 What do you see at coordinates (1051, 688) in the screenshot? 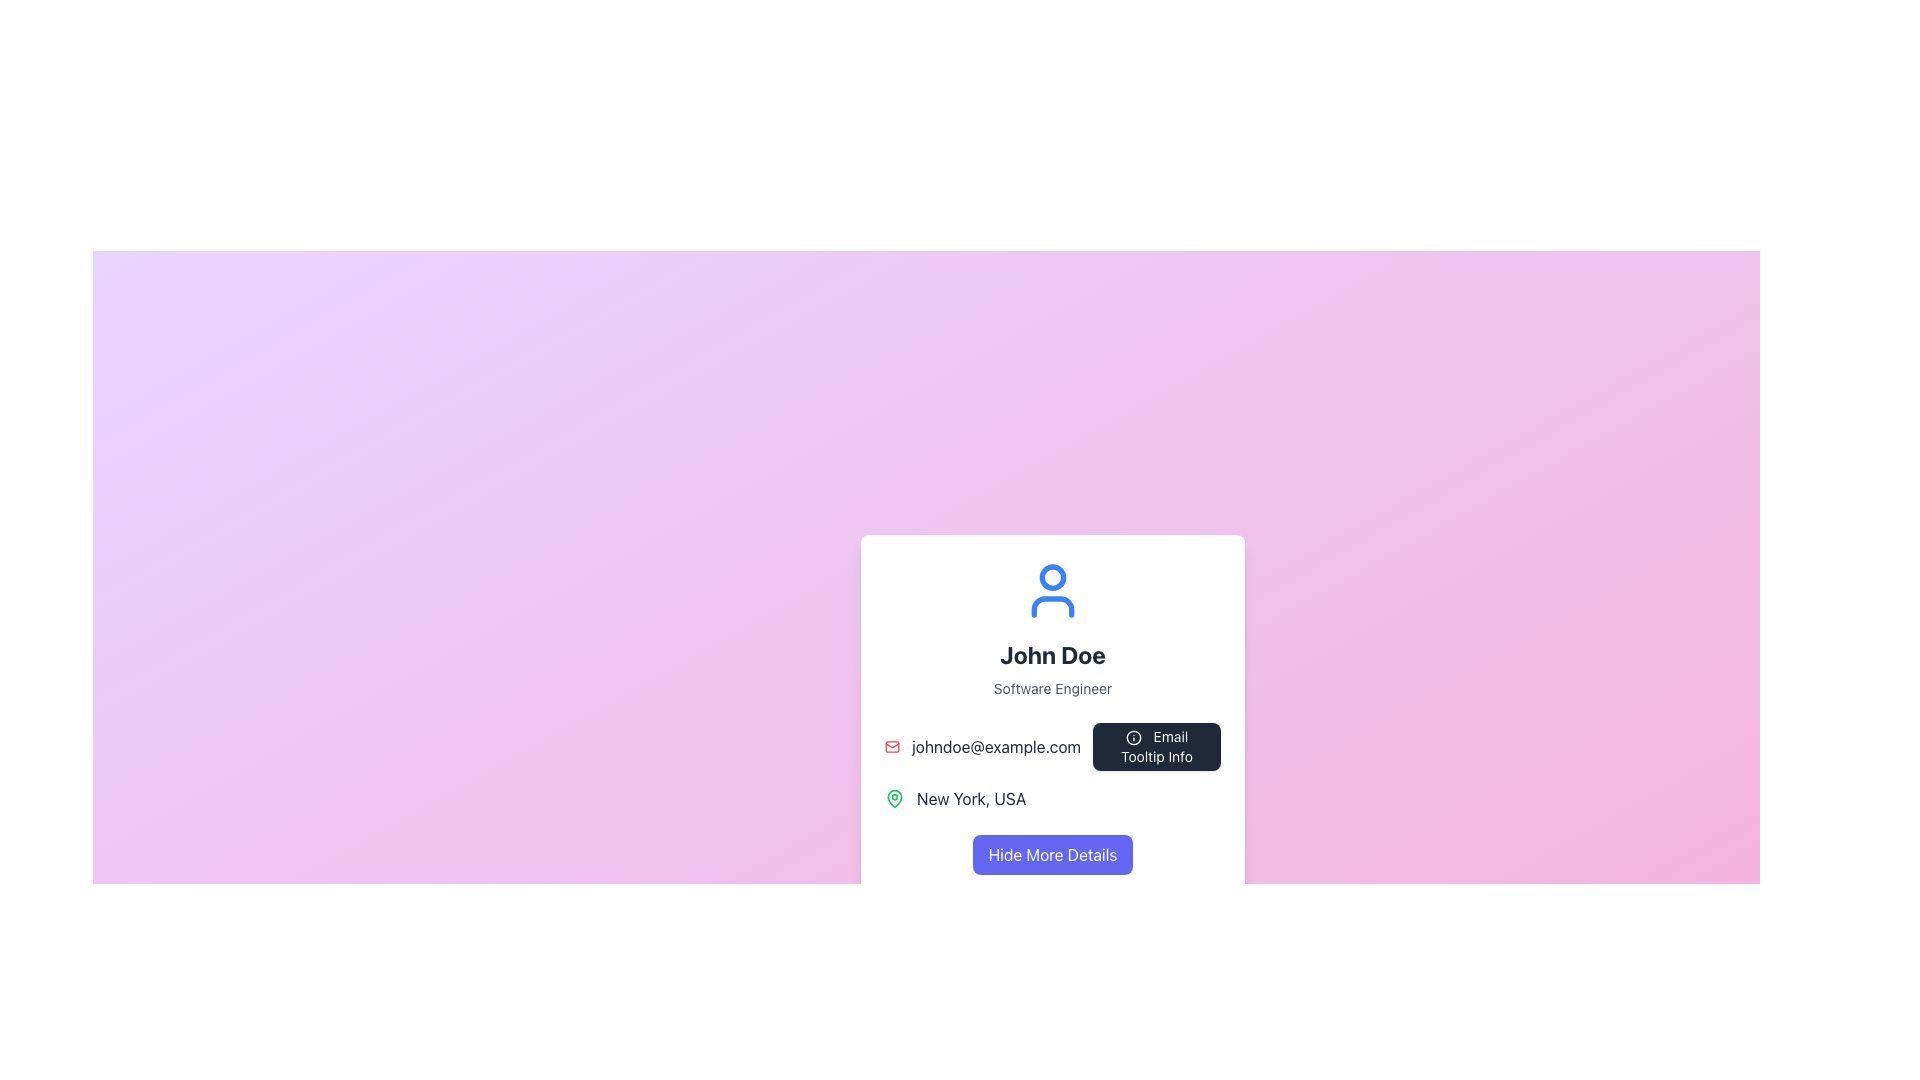
I see `the static text label reading 'Software Engineer' located below the bold 'John Doe' text label in the user's profile card` at bounding box center [1051, 688].